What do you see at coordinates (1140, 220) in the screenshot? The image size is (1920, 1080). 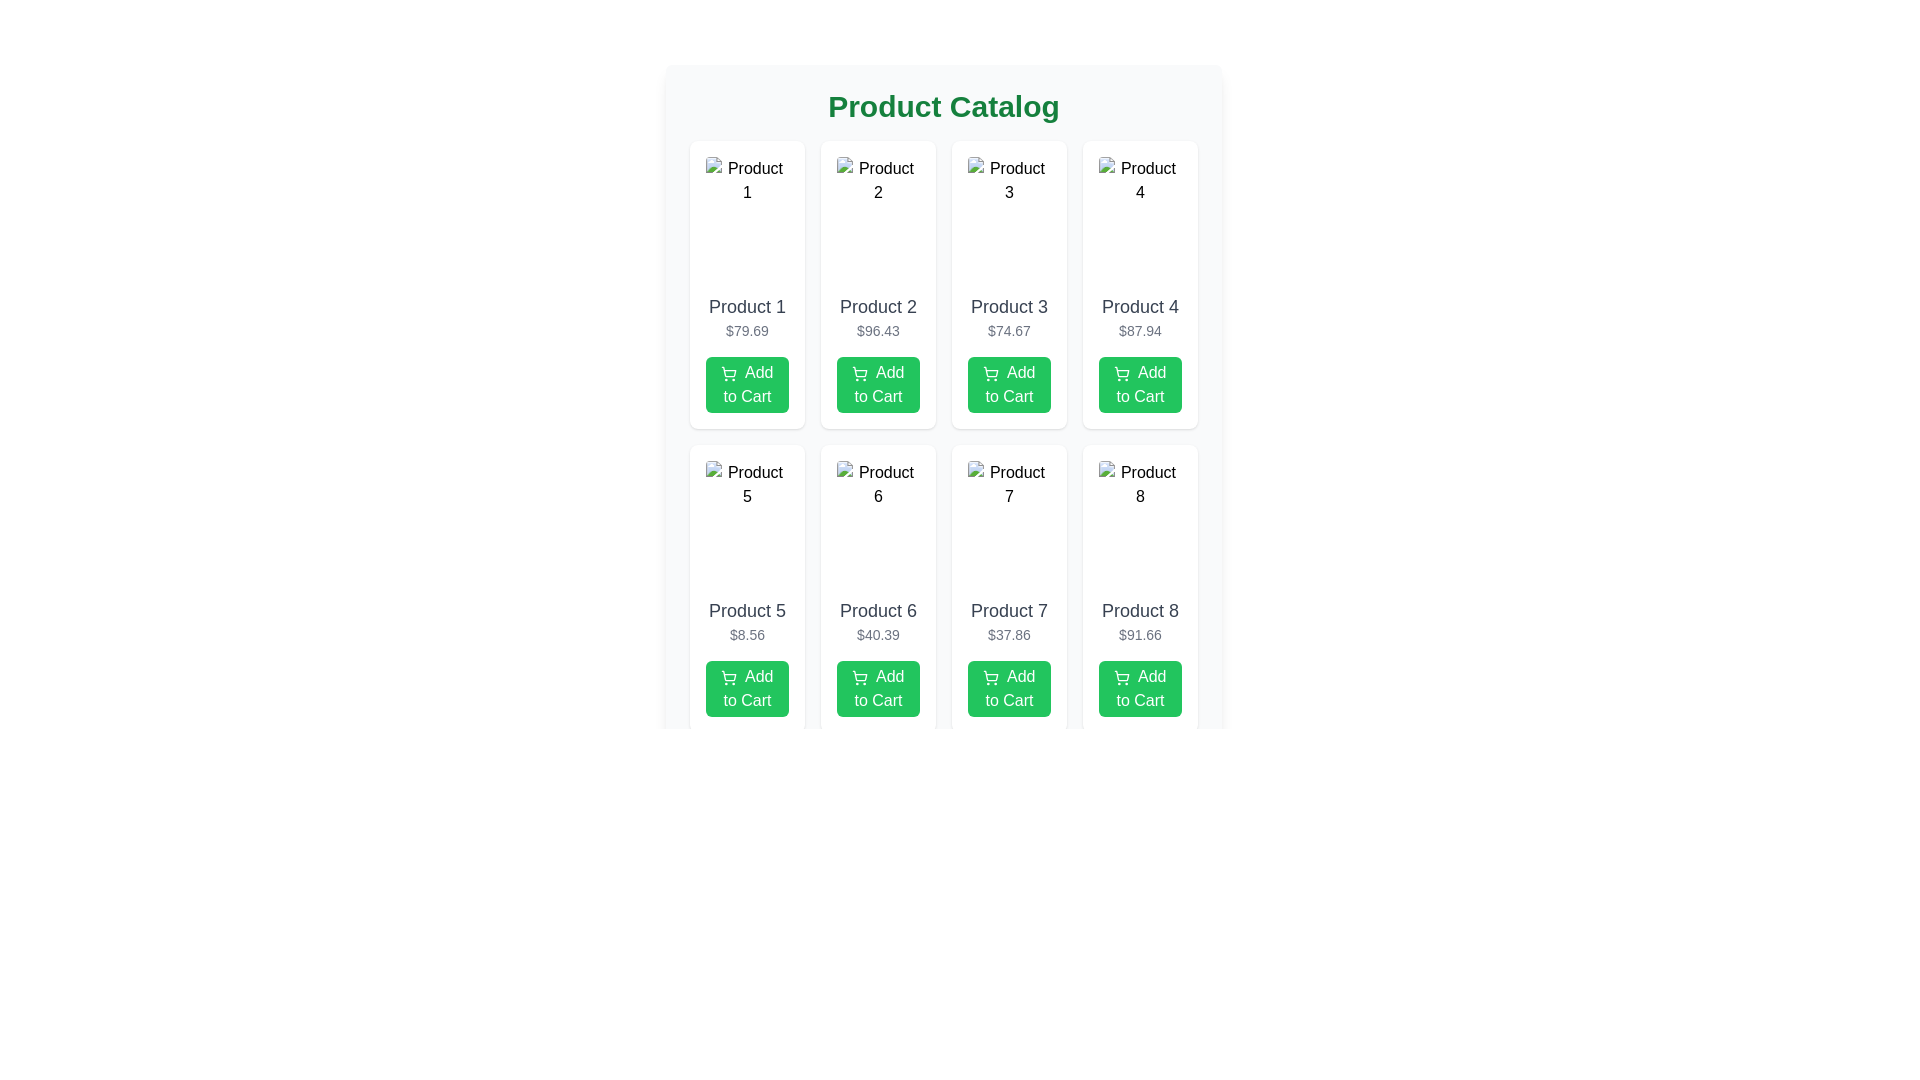 I see `the product image representing 'Product 4', which is located at the top of its card in the 2x4 grid layout` at bounding box center [1140, 220].